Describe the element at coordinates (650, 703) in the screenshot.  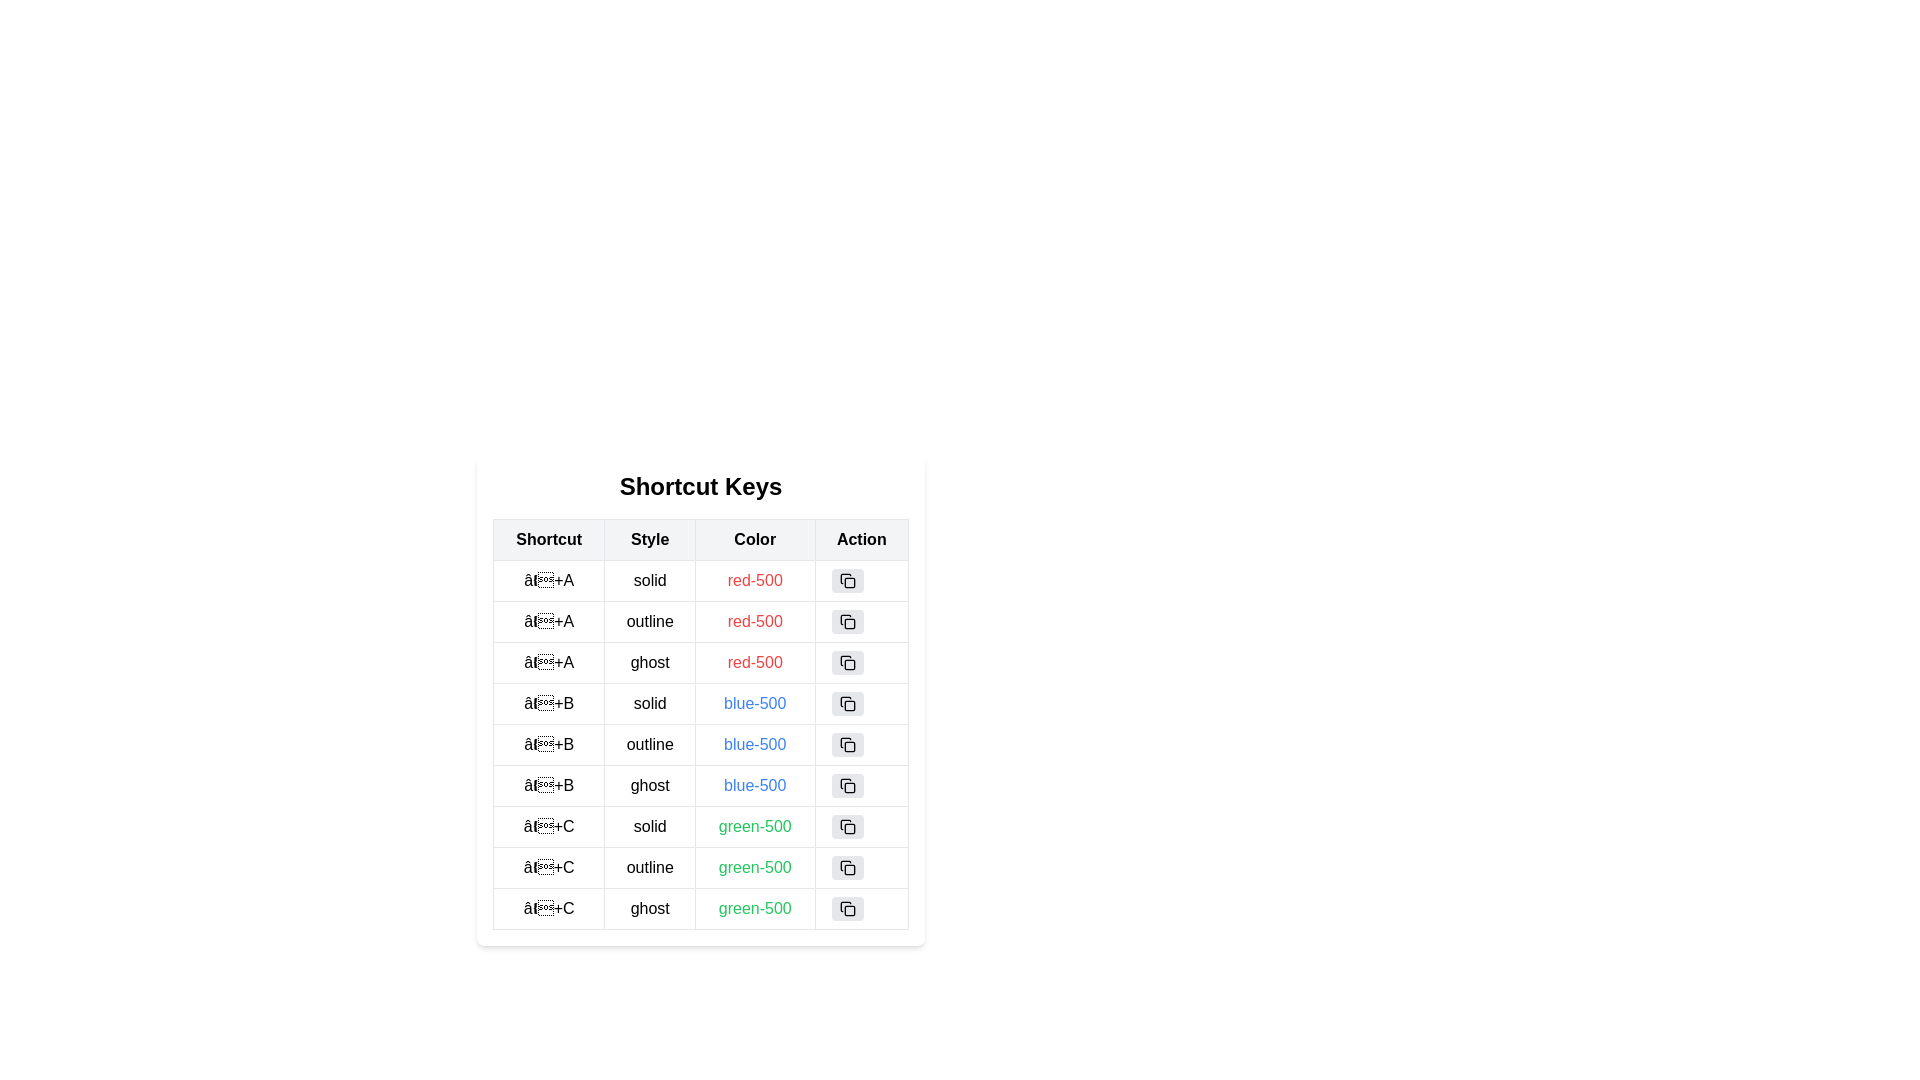
I see `the text label displaying the word 'solid' in black color, located in the second row of the 'Style' column within a table, flanked by '⌘+B' and 'blue-500'` at that location.